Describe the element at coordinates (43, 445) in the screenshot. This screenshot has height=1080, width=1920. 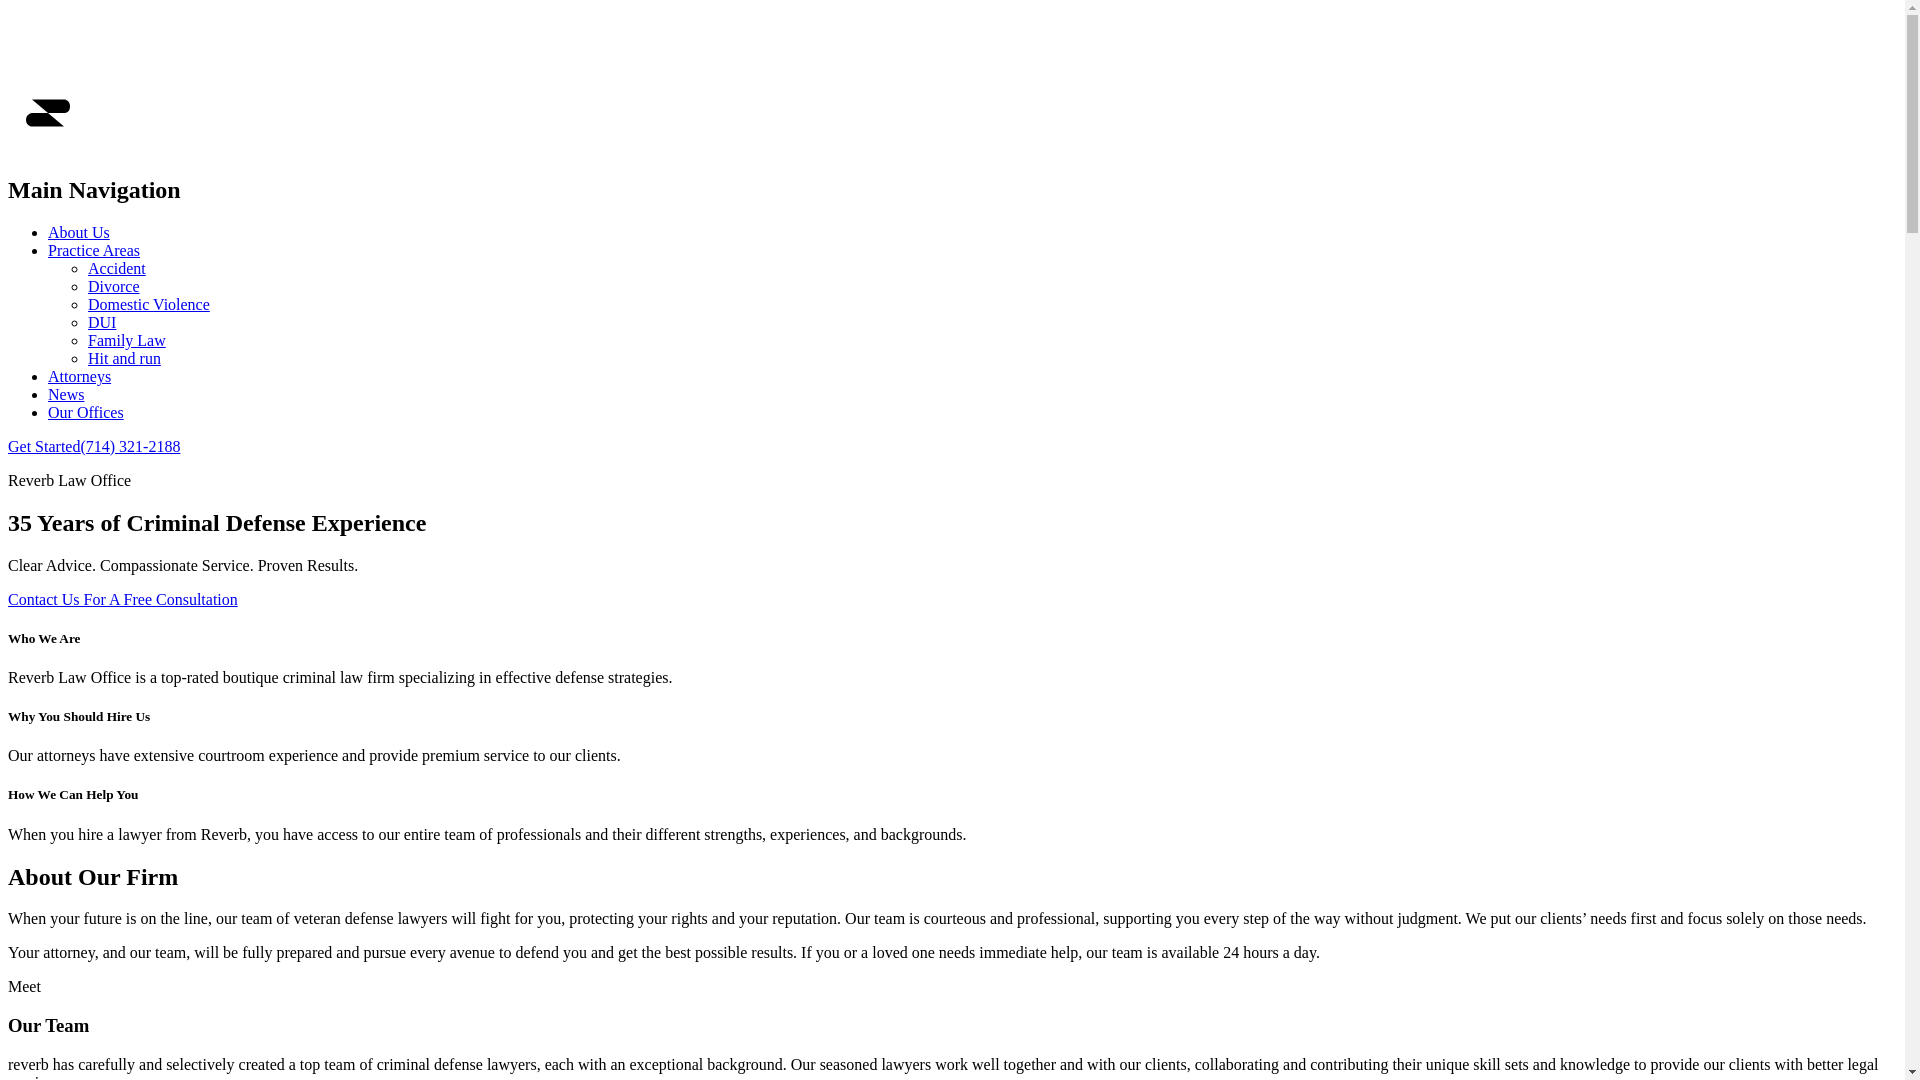
I see `'Get Started'` at that location.